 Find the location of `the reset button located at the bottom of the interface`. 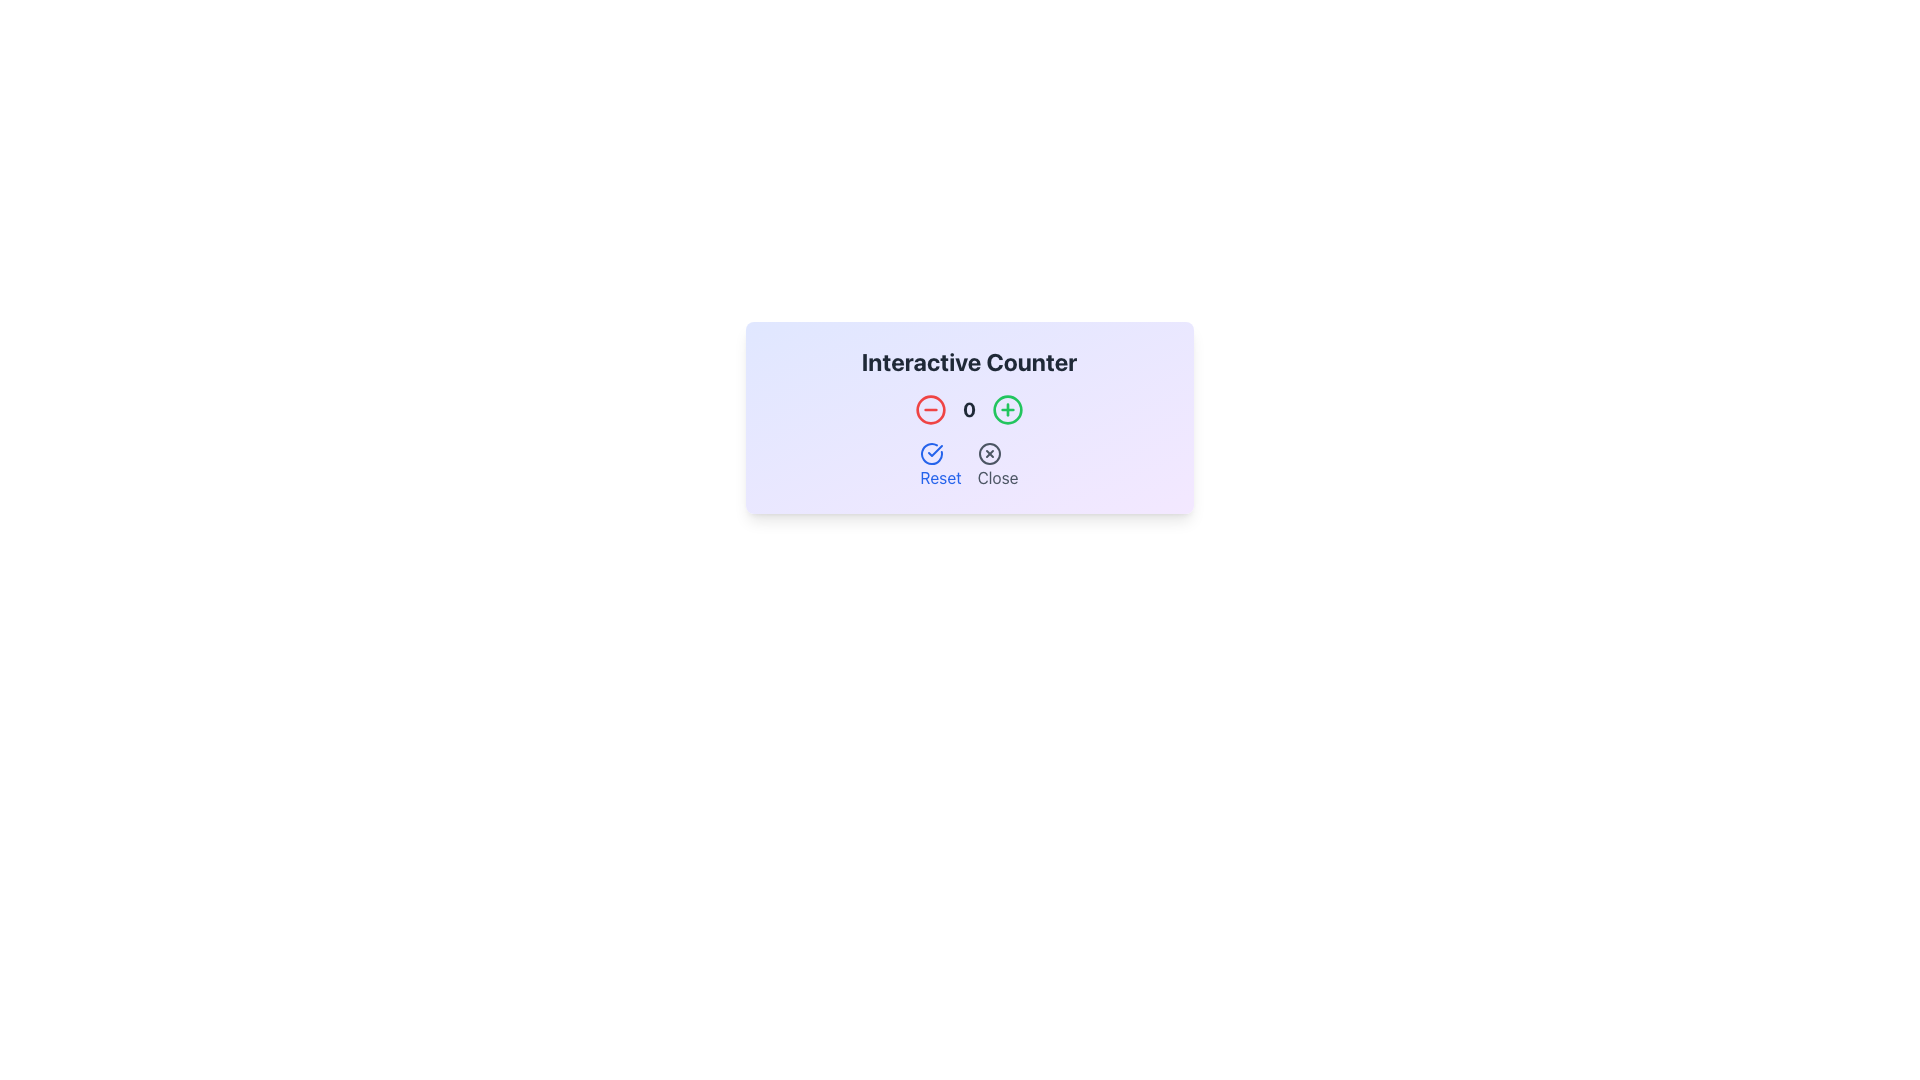

the reset button located at the bottom of the interface is located at coordinates (939, 466).